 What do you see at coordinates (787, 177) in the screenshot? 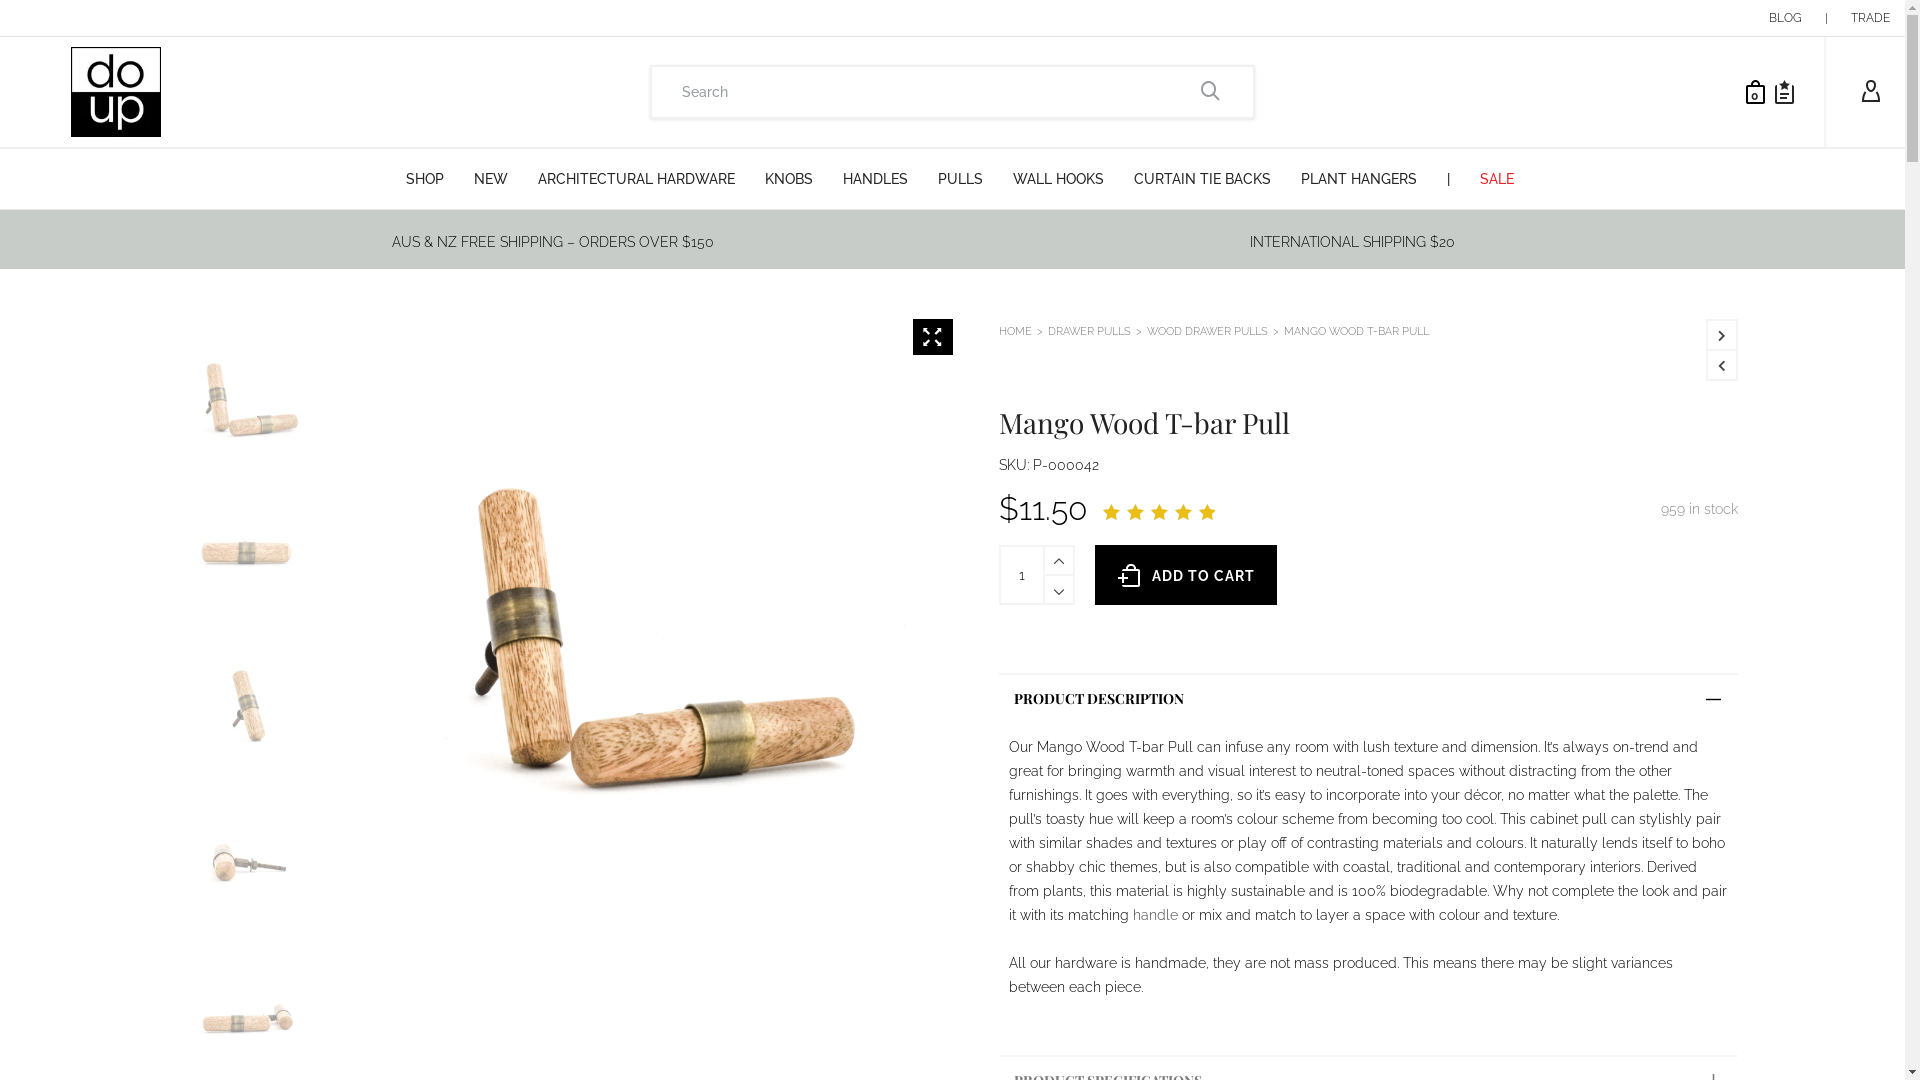
I see `'KNOBS'` at bounding box center [787, 177].